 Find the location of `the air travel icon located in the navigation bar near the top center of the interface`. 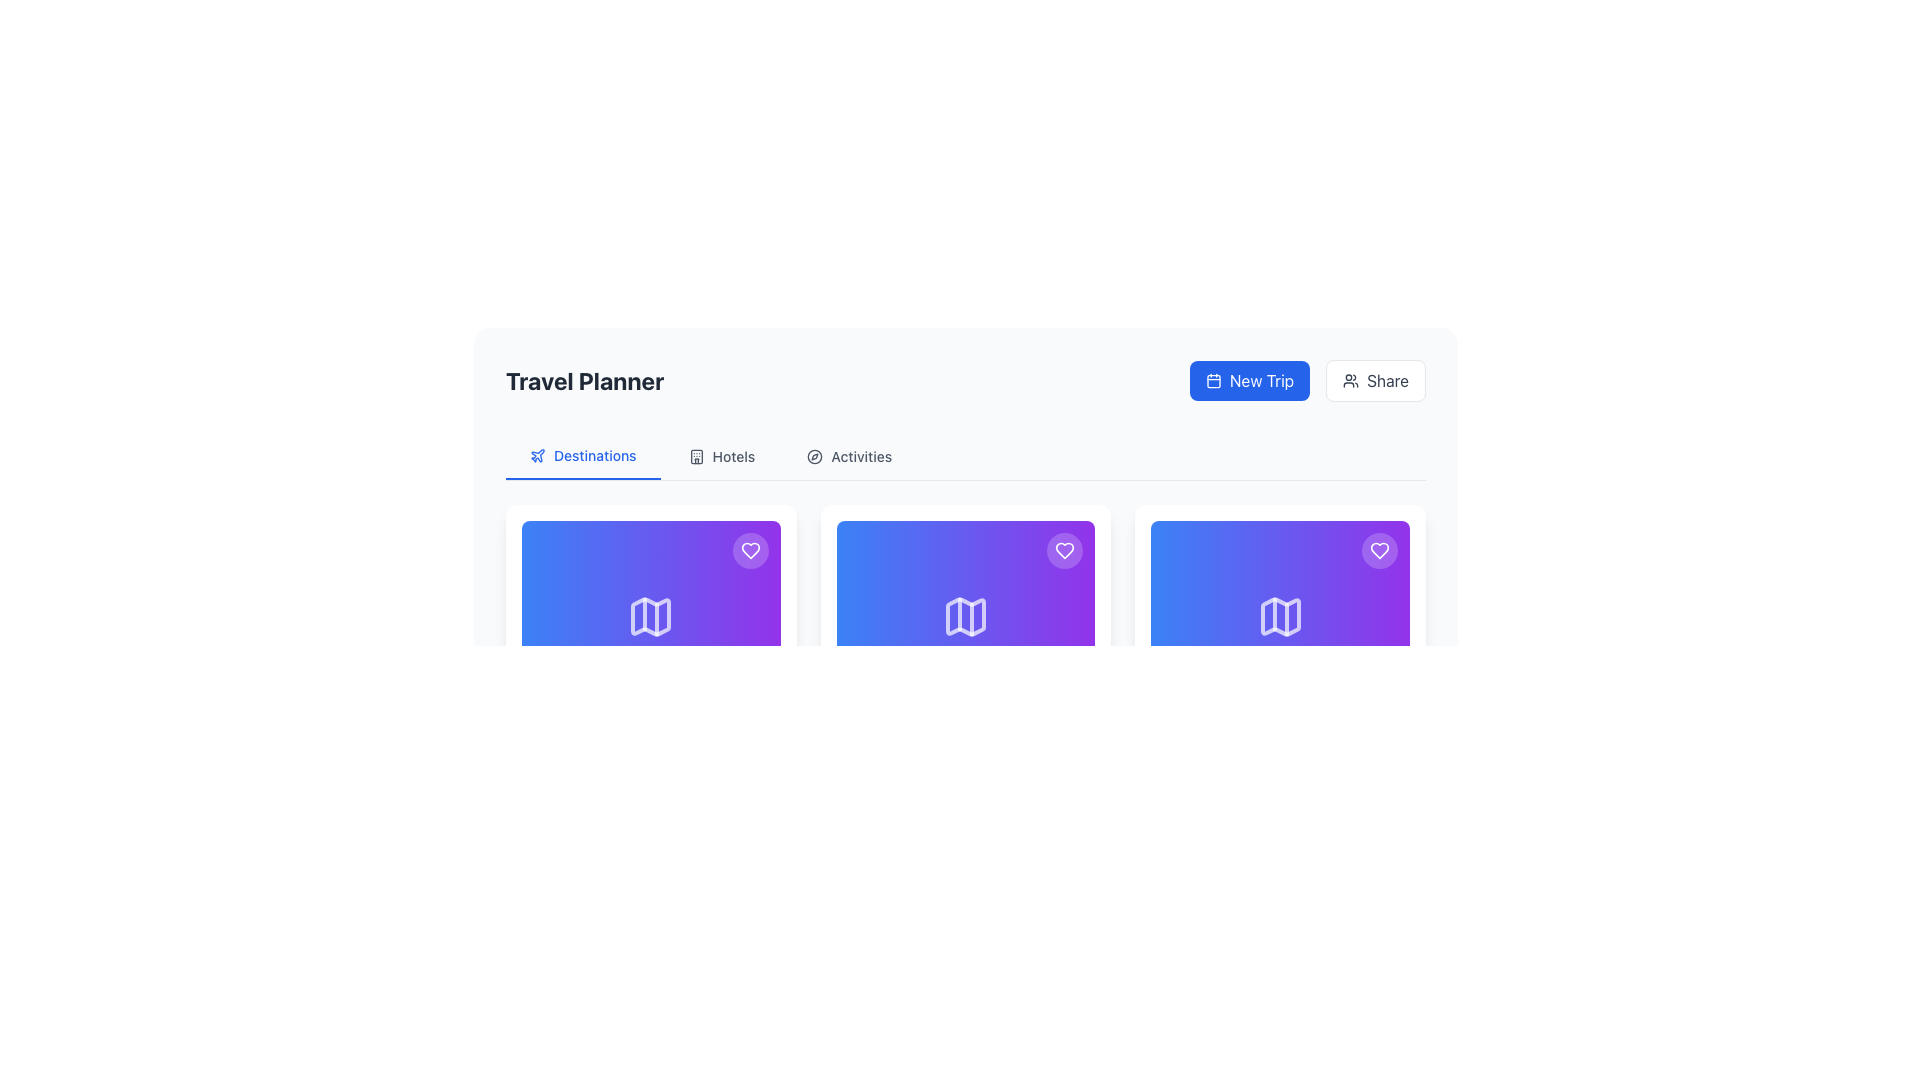

the air travel icon located in the navigation bar near the top center of the interface is located at coordinates (537, 455).